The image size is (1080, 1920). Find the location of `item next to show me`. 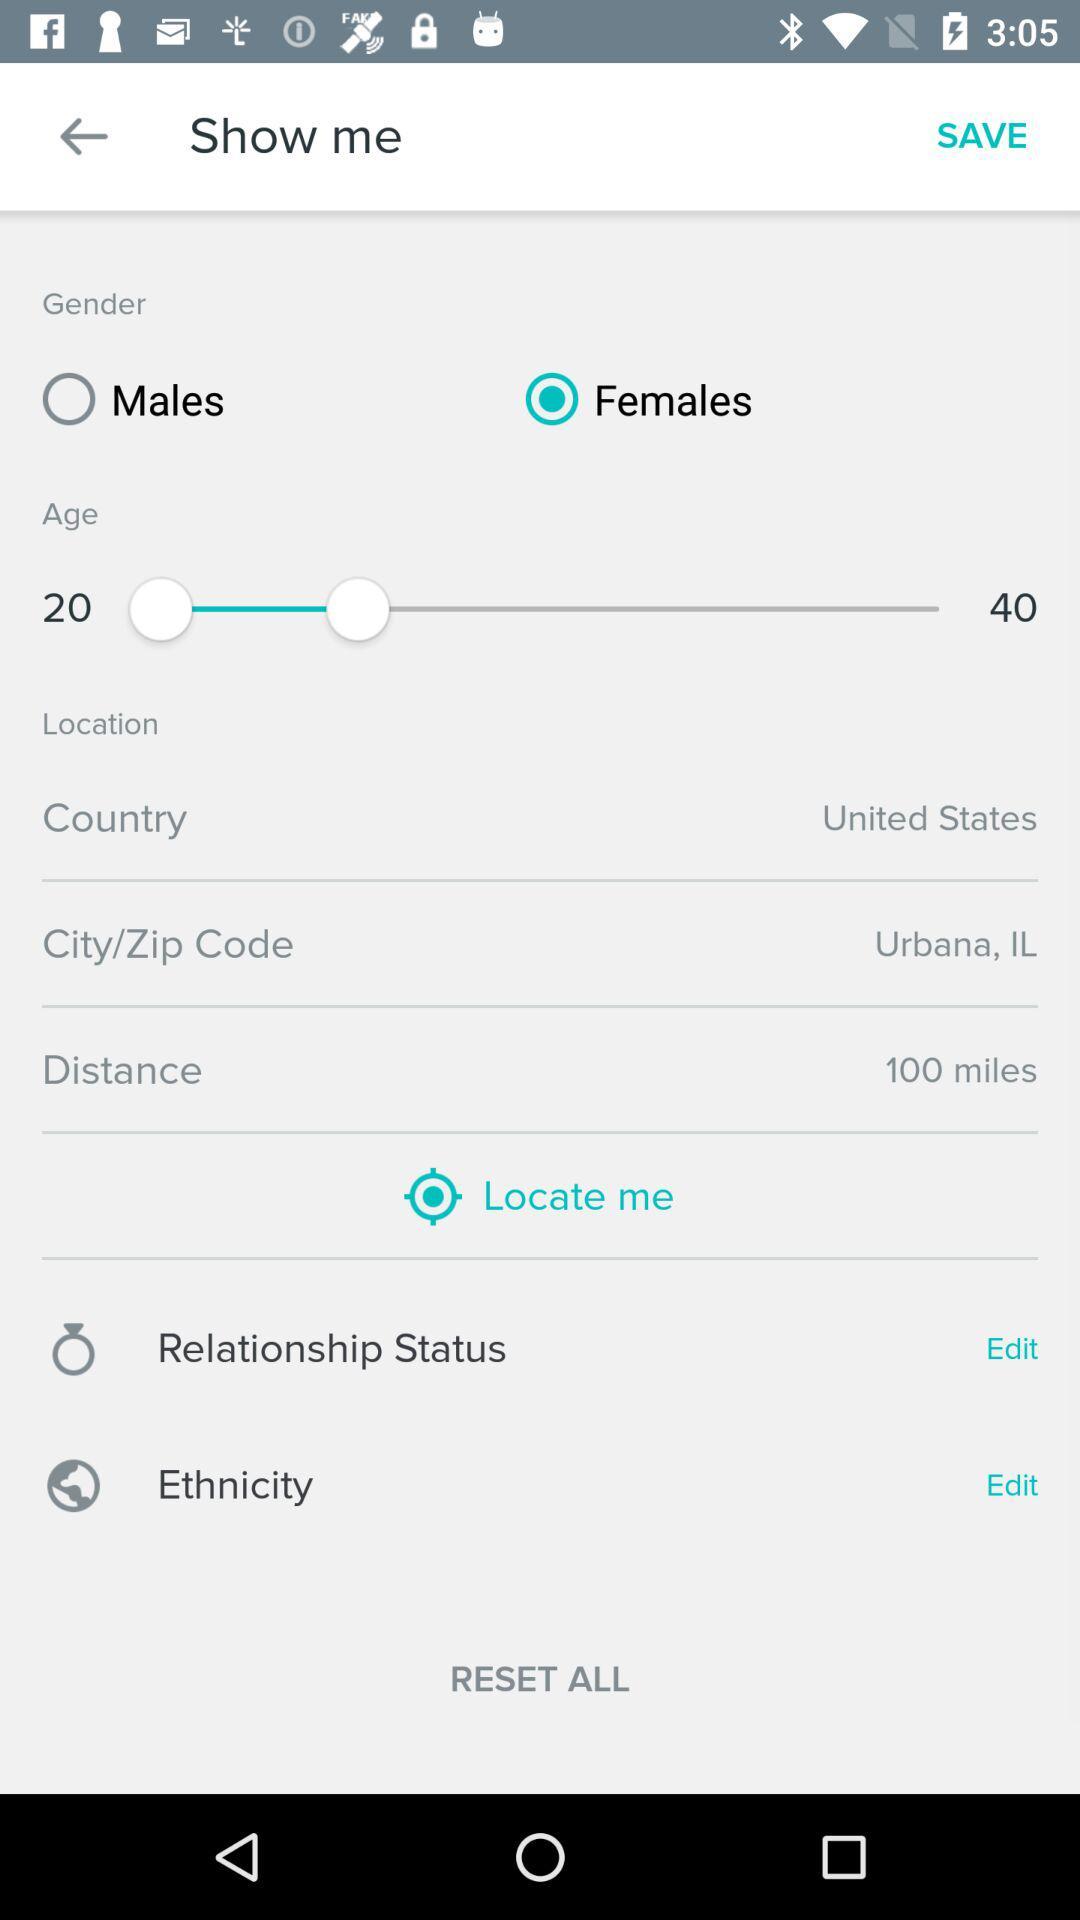

item next to show me is located at coordinates (83, 135).